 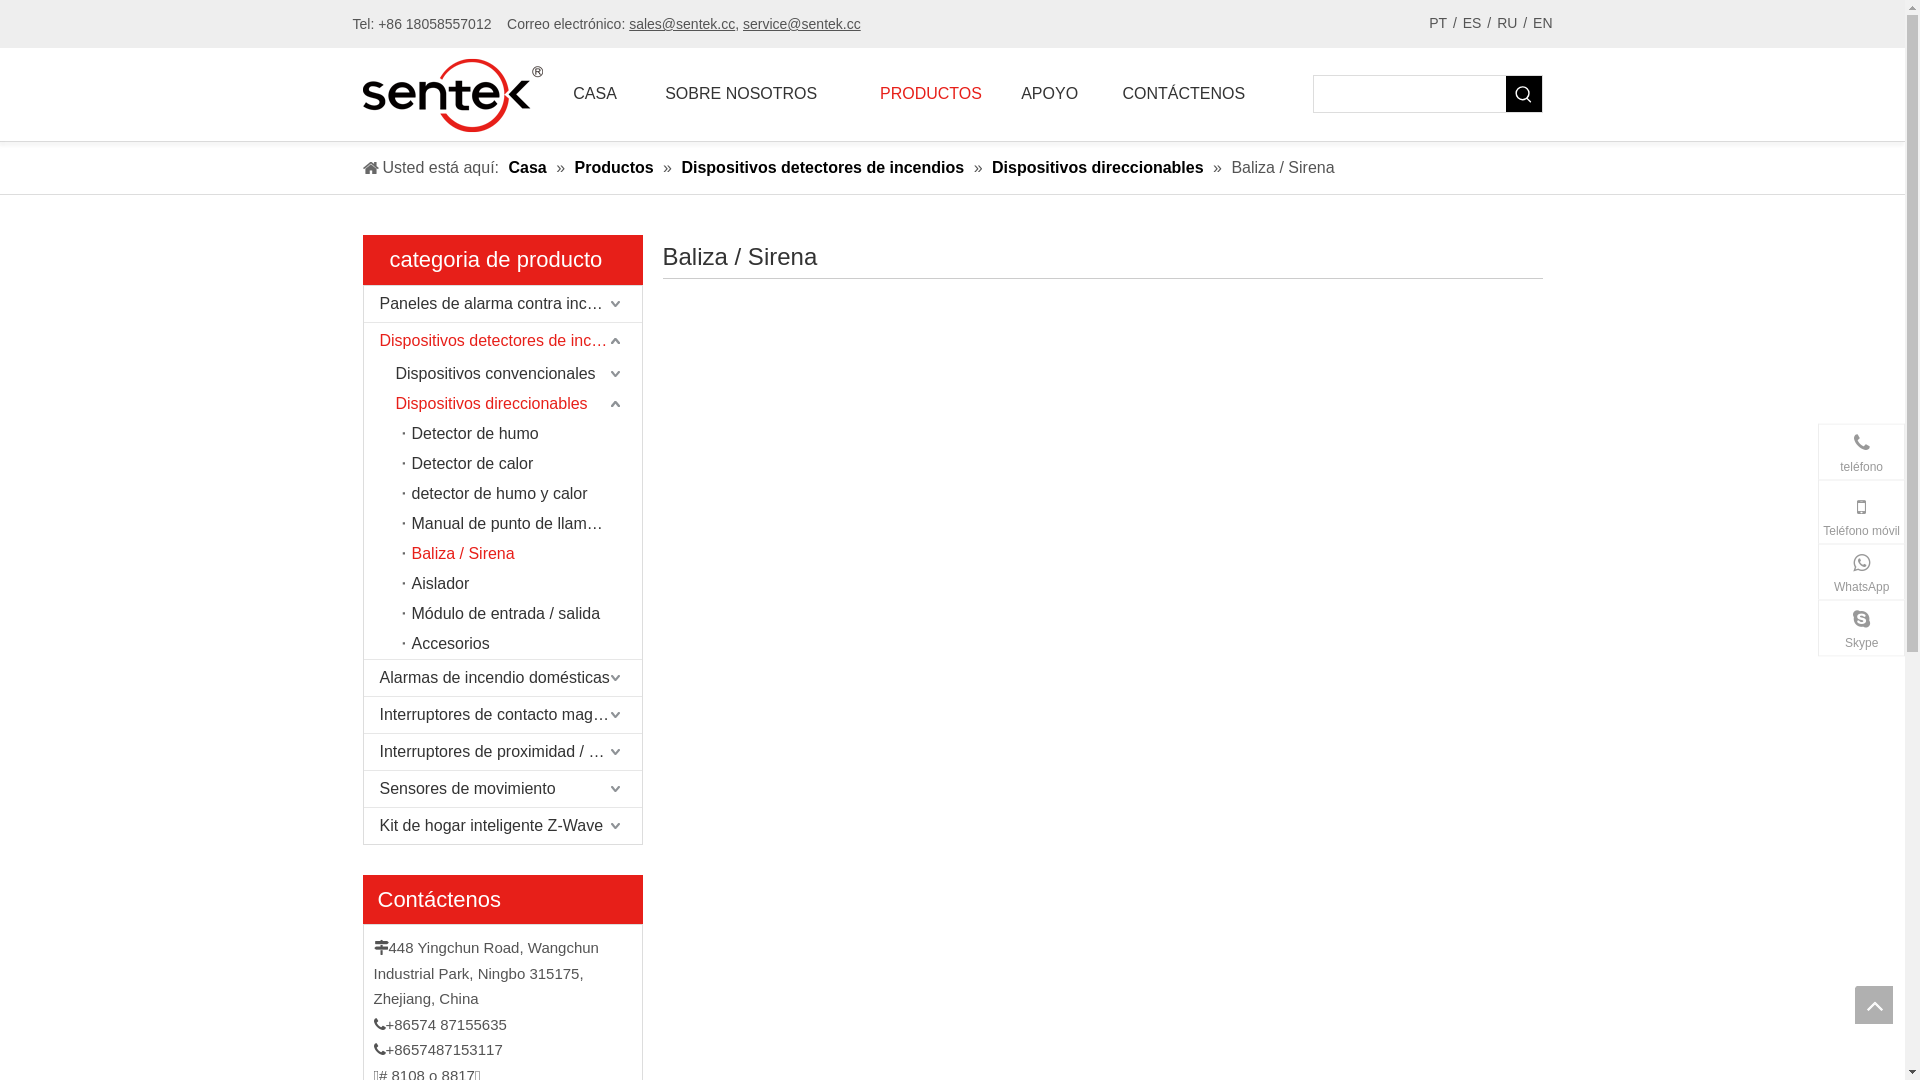 What do you see at coordinates (503, 788) in the screenshot?
I see `'Sensores de movimiento'` at bounding box center [503, 788].